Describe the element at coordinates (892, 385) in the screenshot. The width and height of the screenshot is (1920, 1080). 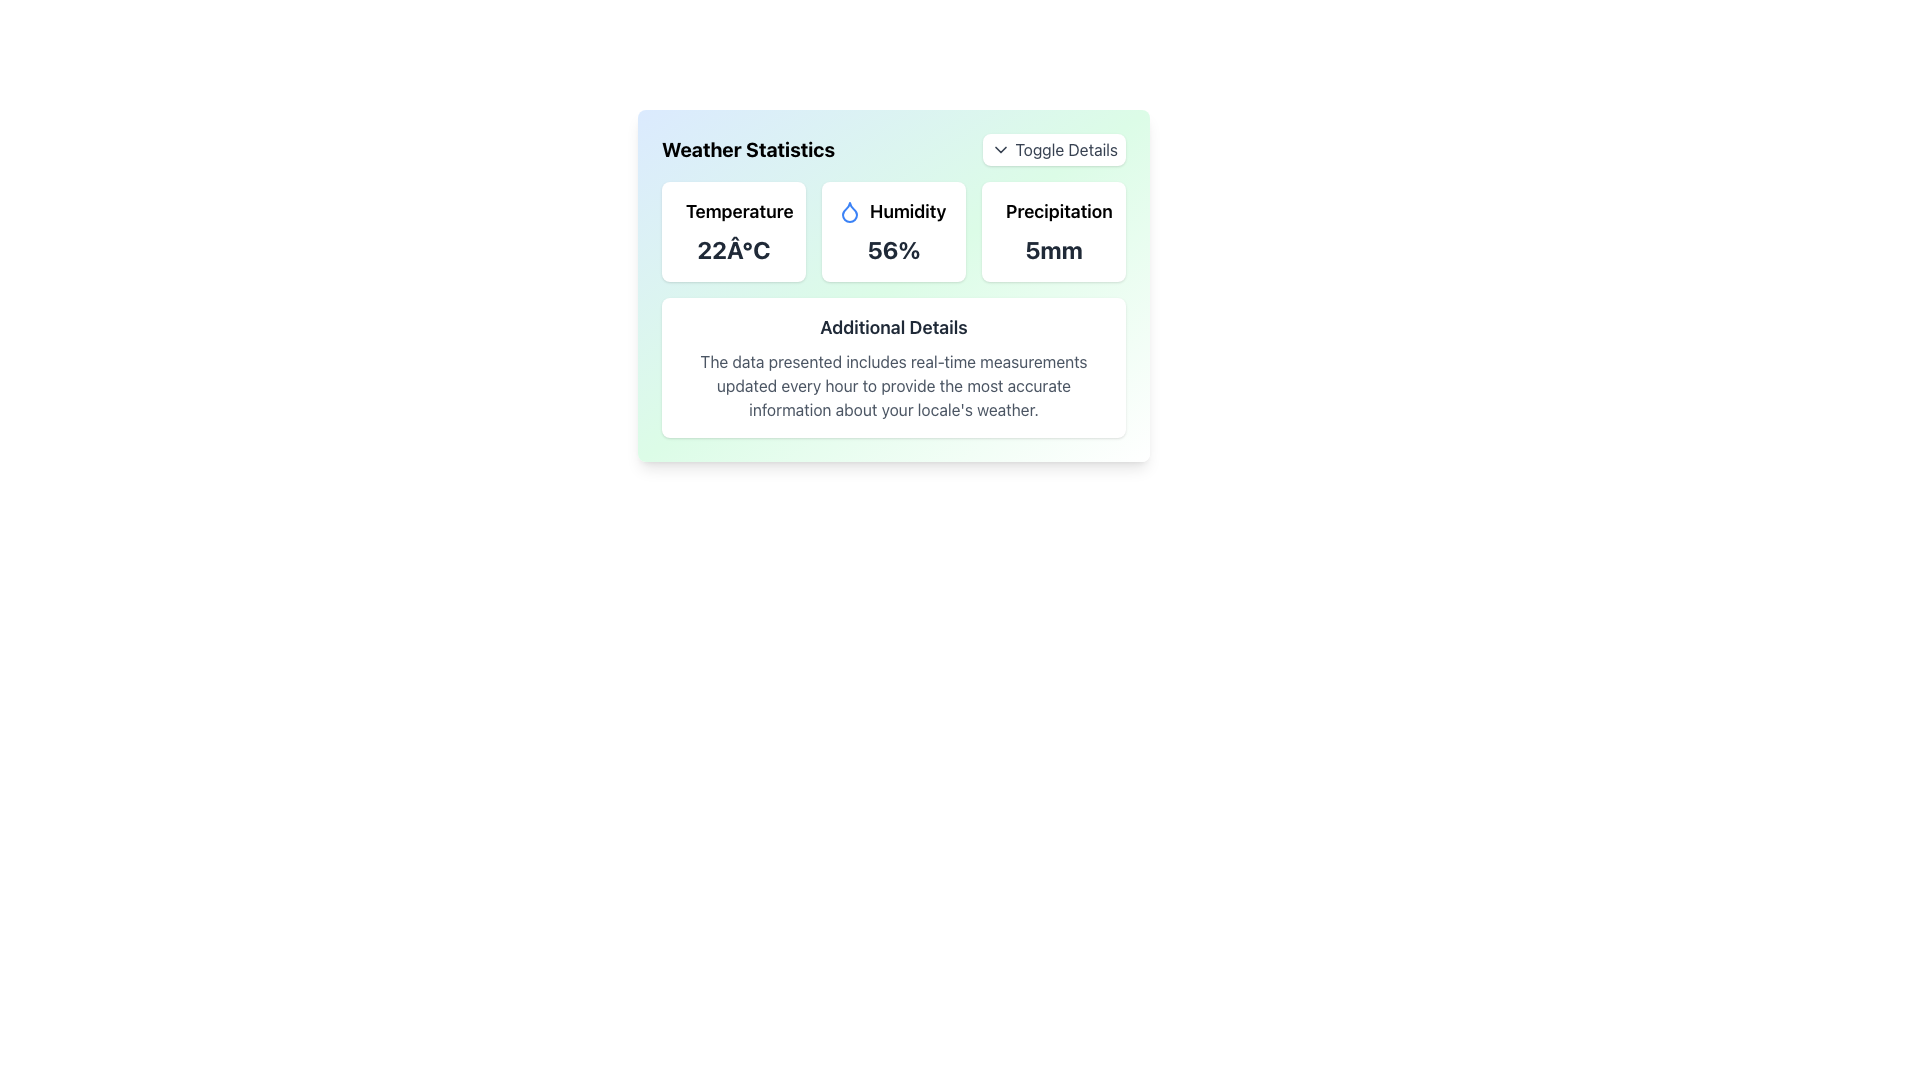
I see `the static text element that provides supplementary information about real-time updates of weather data located under the heading 'Additional Details'` at that location.